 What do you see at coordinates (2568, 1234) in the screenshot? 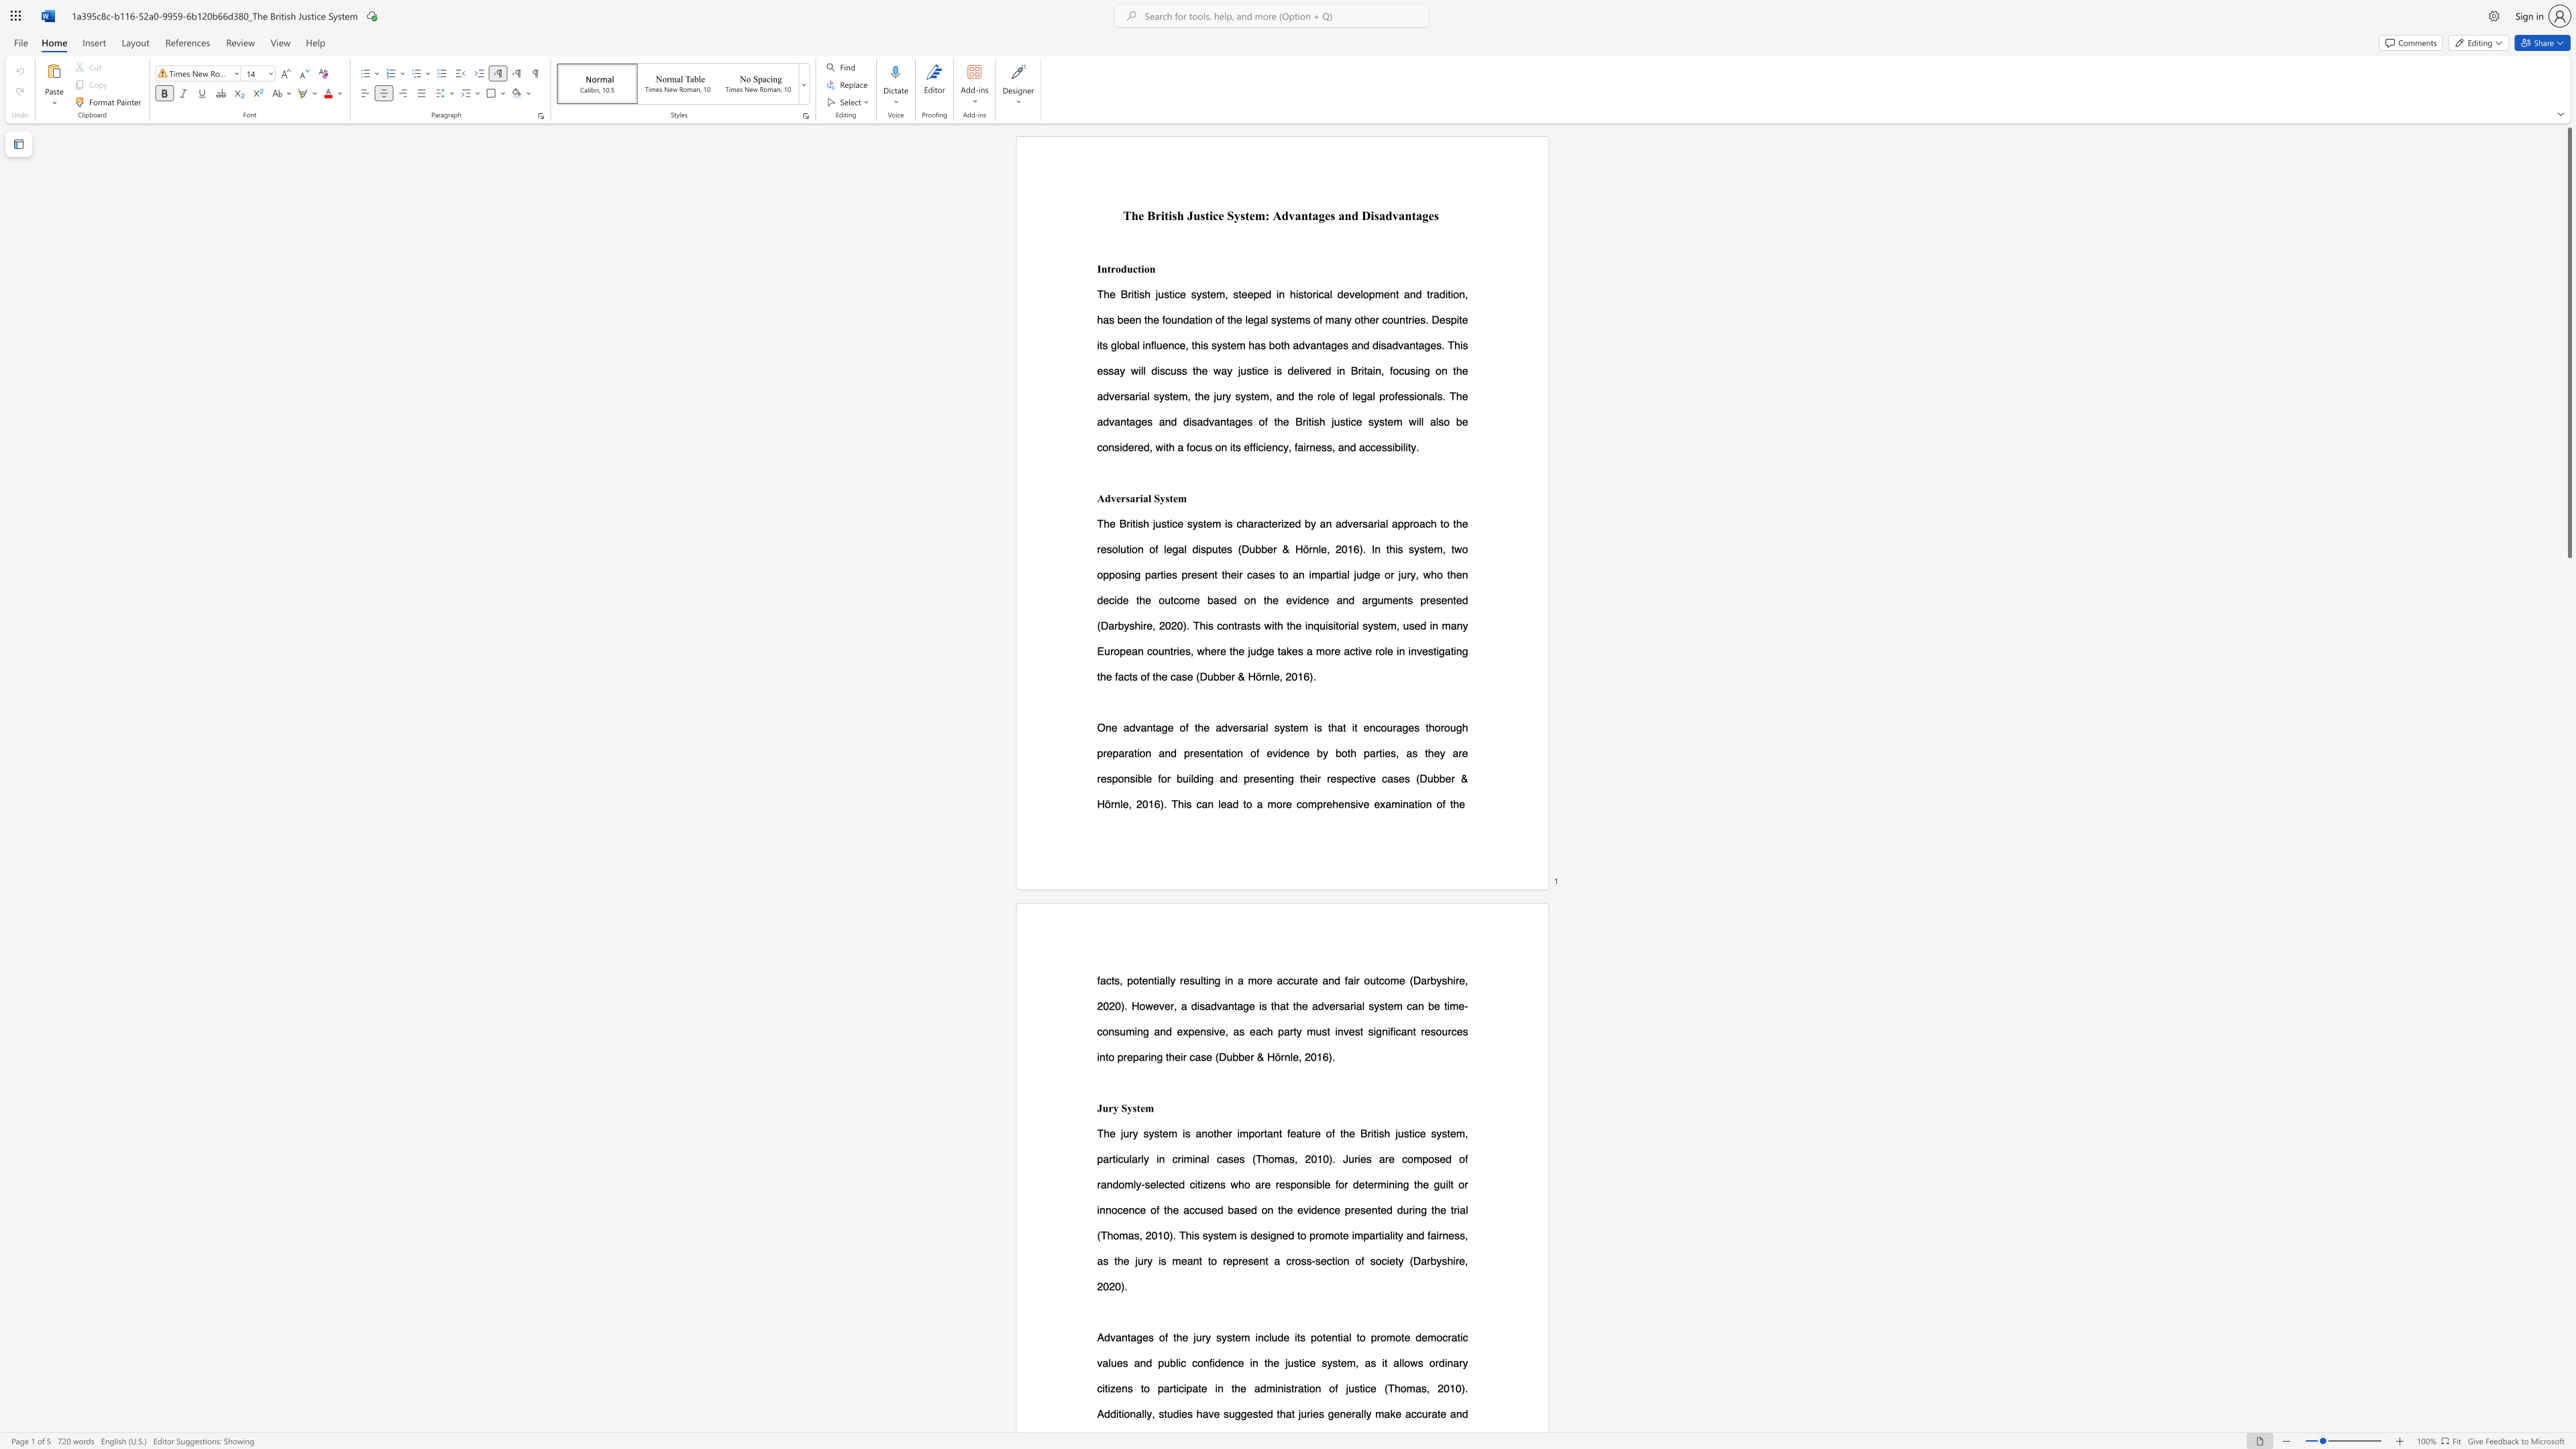
I see `the scrollbar on the right to shift the page lower` at bounding box center [2568, 1234].